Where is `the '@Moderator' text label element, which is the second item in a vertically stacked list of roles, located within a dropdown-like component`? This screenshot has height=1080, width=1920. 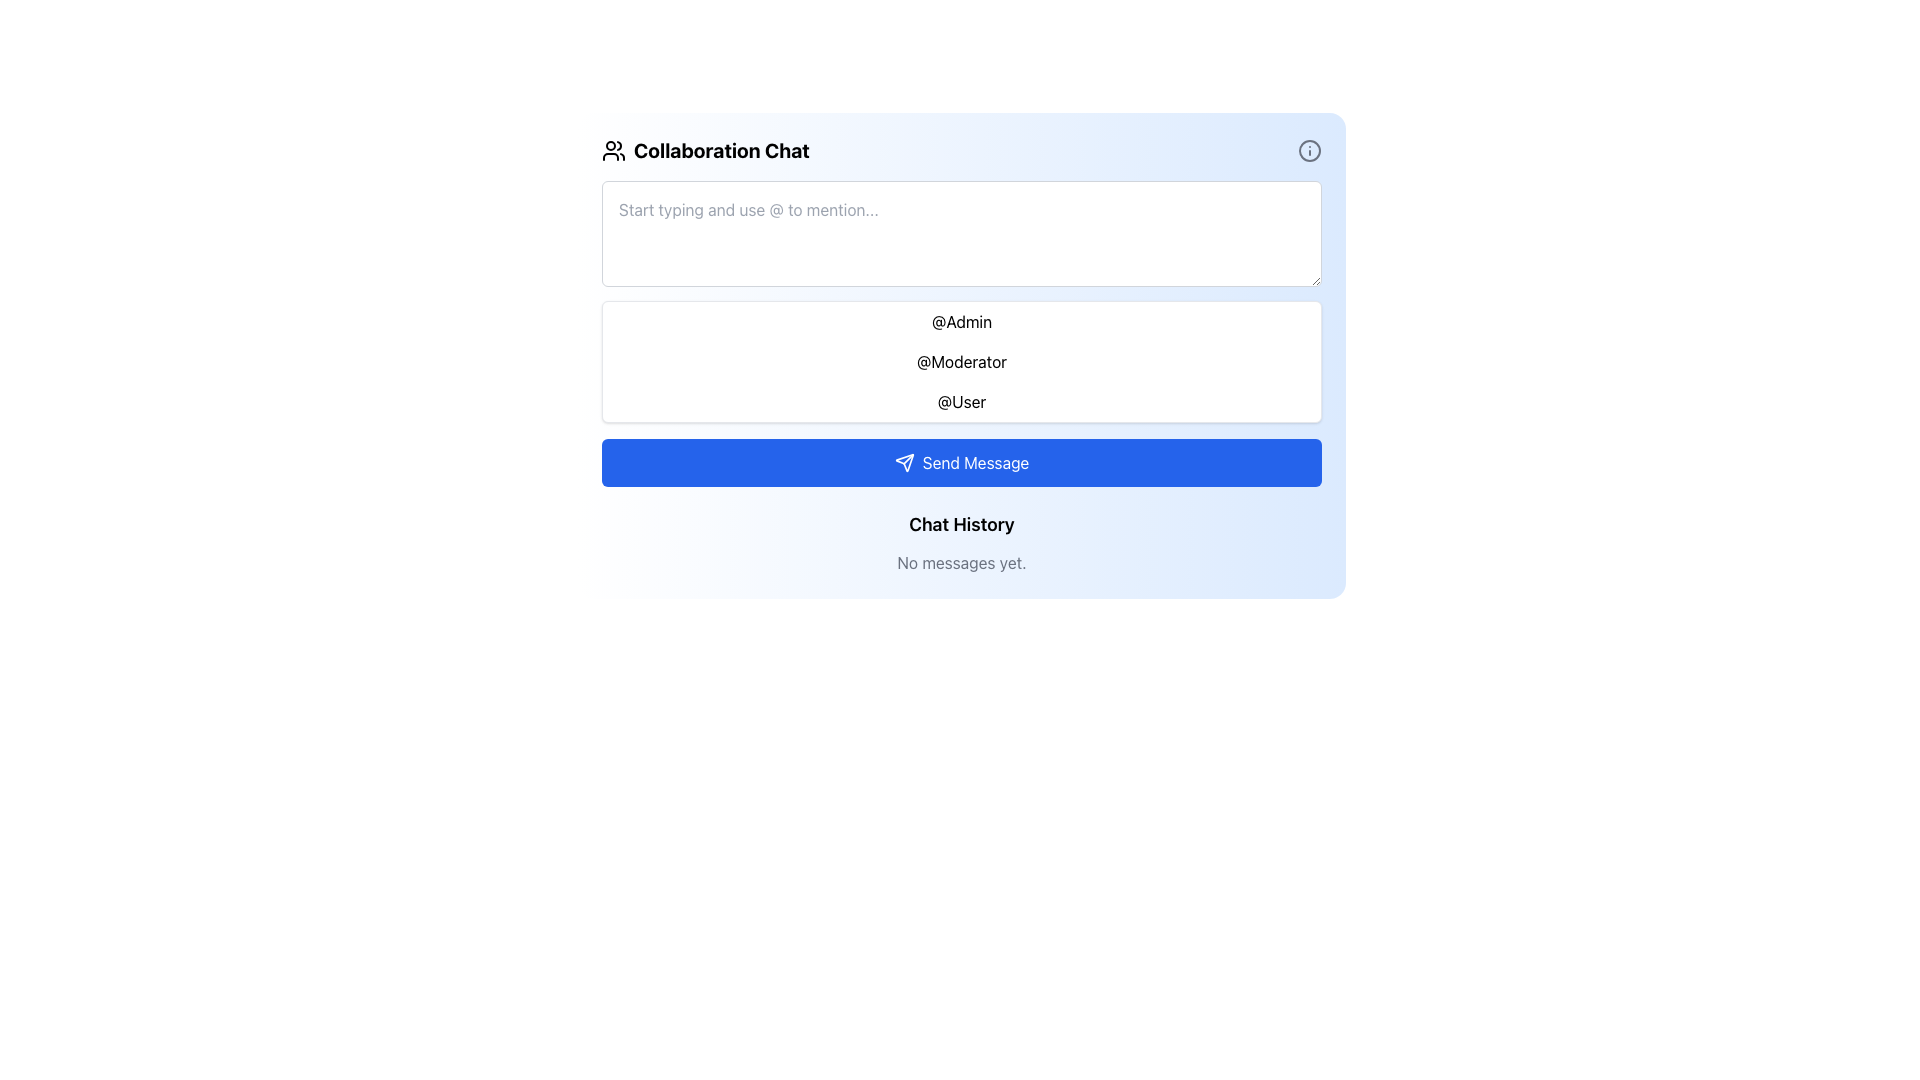
the '@Moderator' text label element, which is the second item in a vertically stacked list of roles, located within a dropdown-like component is located at coordinates (961, 362).